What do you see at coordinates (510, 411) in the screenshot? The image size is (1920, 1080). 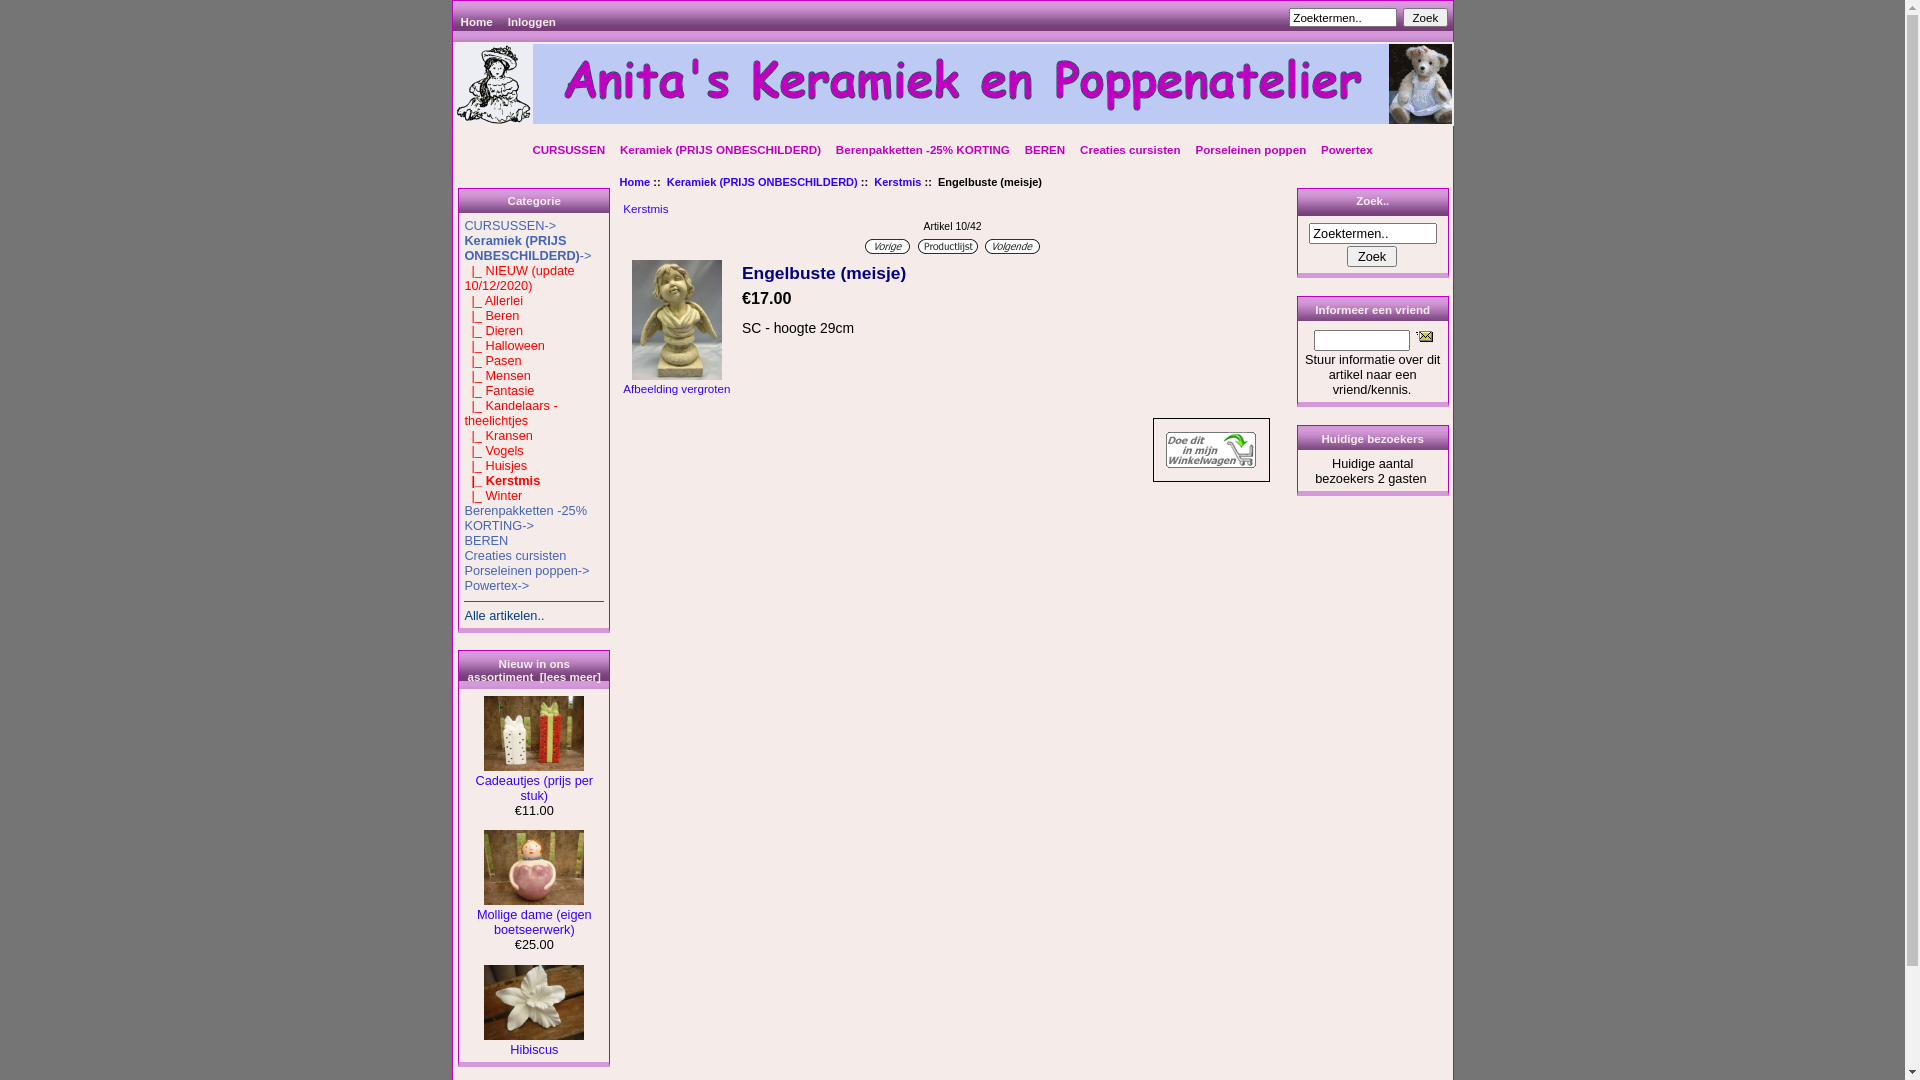 I see `'  |_ Kandelaars - theelichtjes'` at bounding box center [510, 411].